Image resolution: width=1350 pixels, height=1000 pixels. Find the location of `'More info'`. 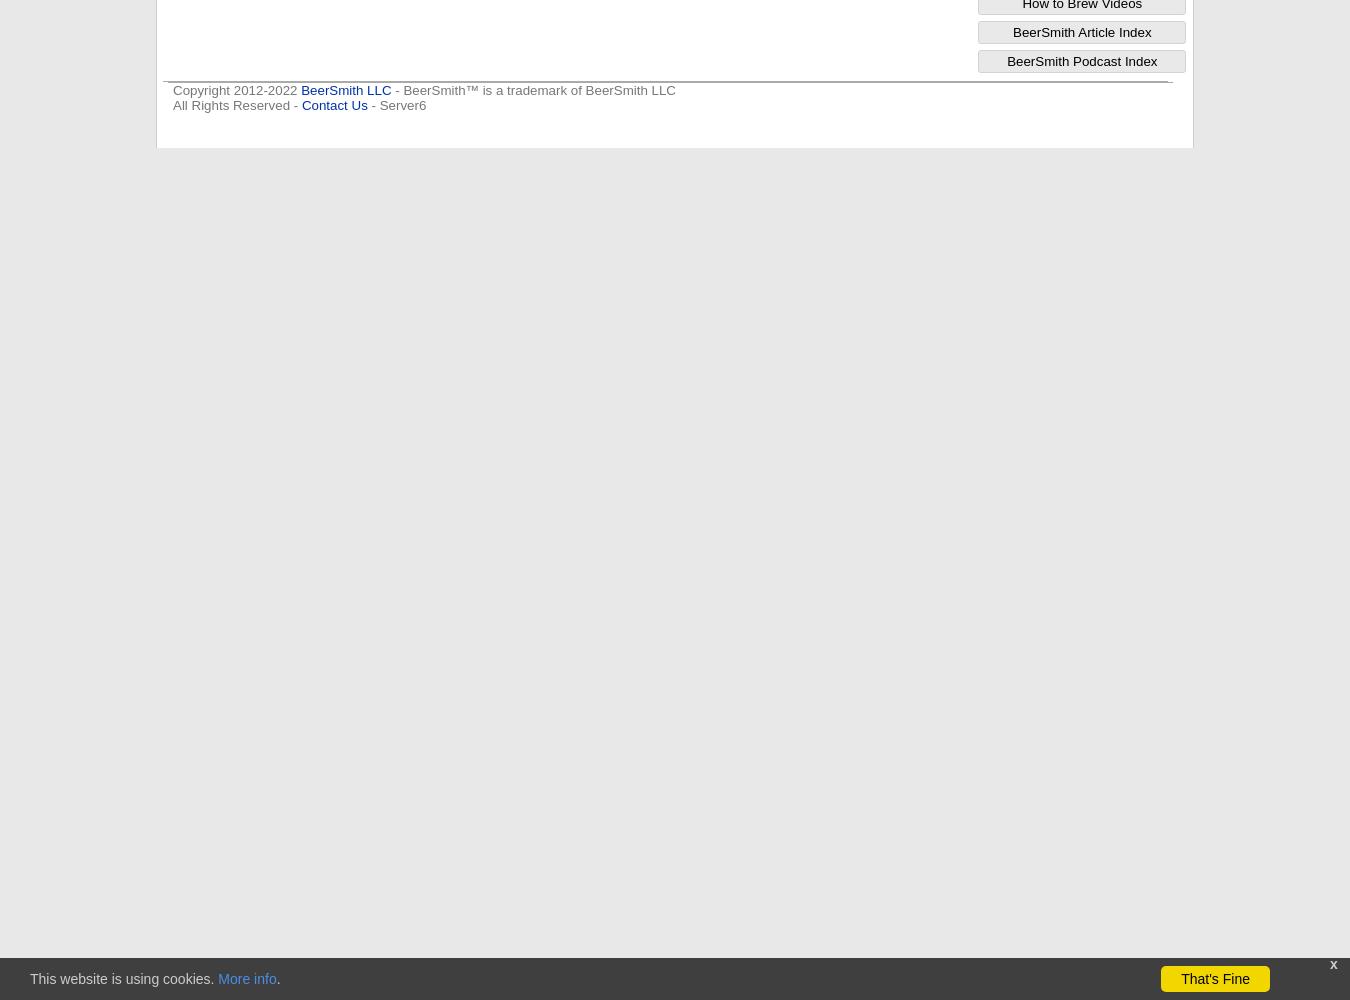

'More info' is located at coordinates (246, 978).